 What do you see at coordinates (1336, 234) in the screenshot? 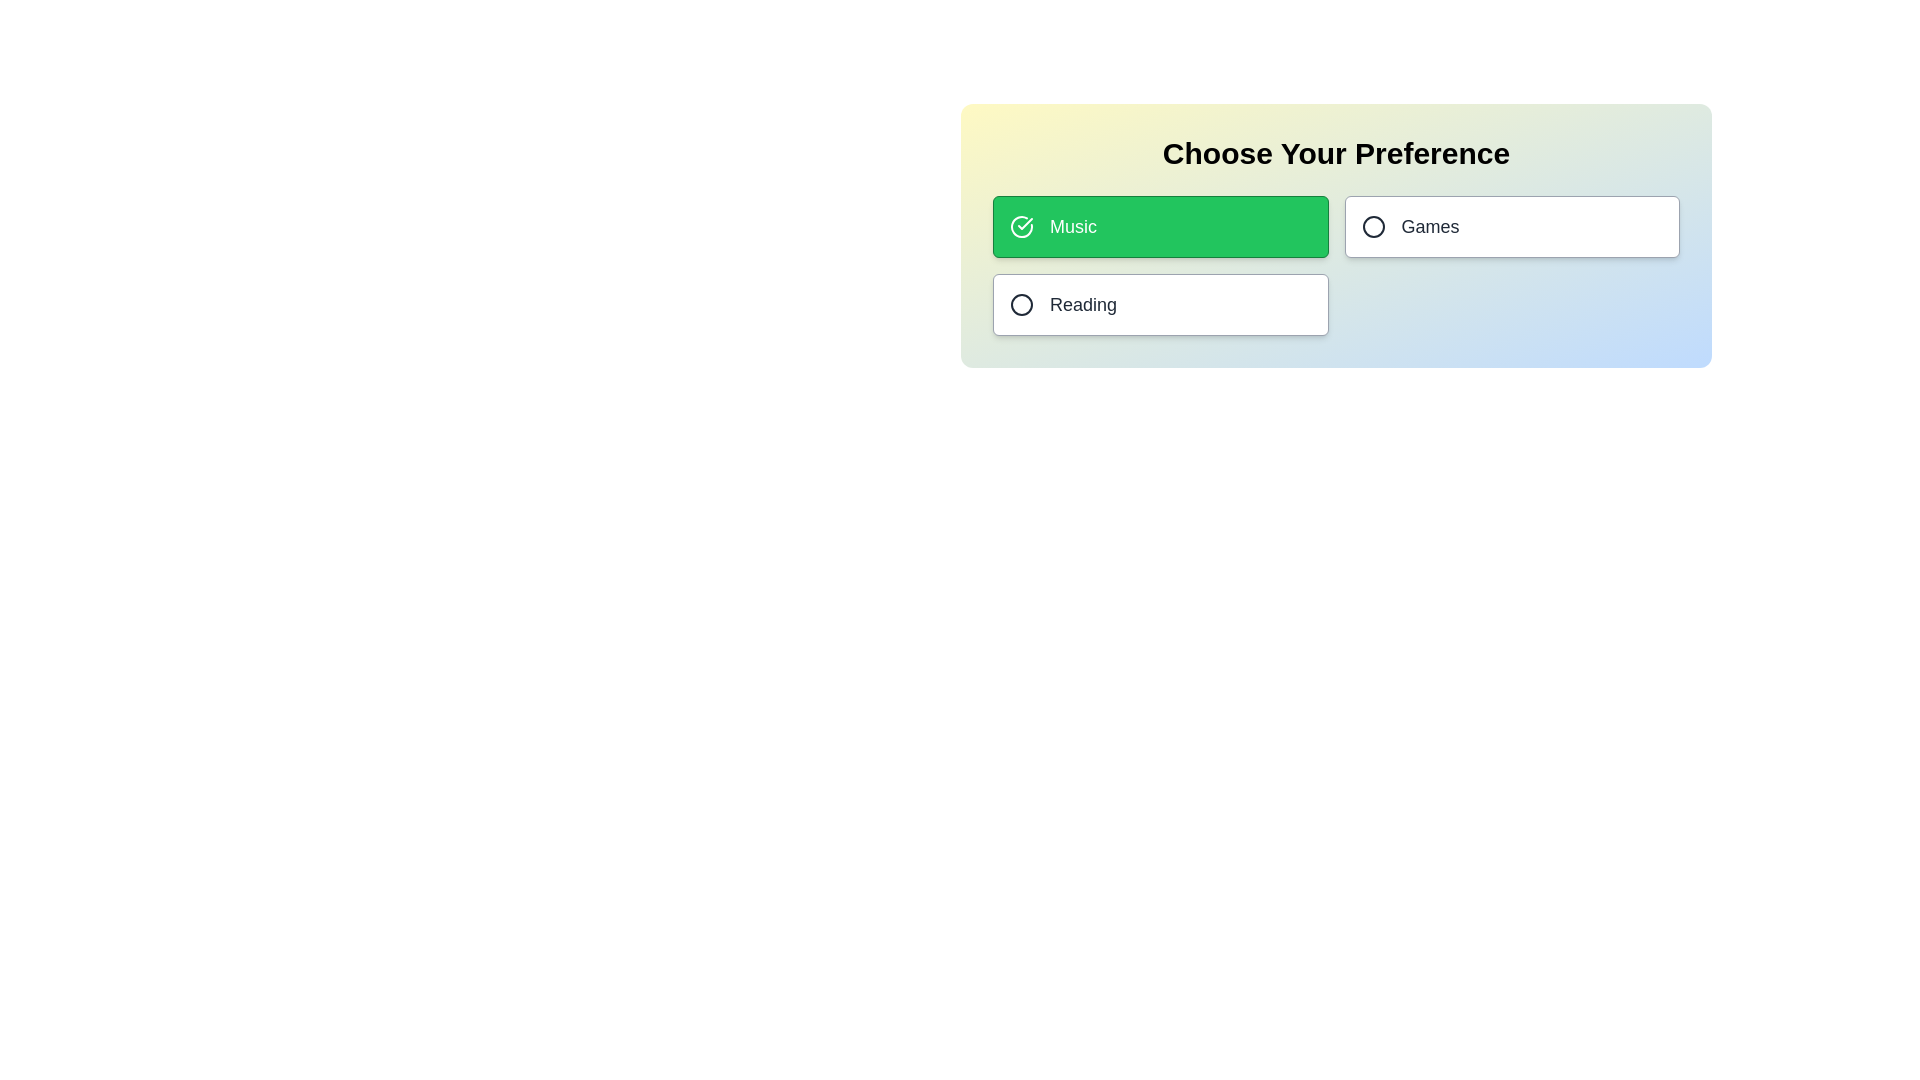
I see `one of the interactive options ('Music', 'Games', or 'Reading') within the card titled 'Choose Your Preference', which has a gradient background and rounded corners` at bounding box center [1336, 234].